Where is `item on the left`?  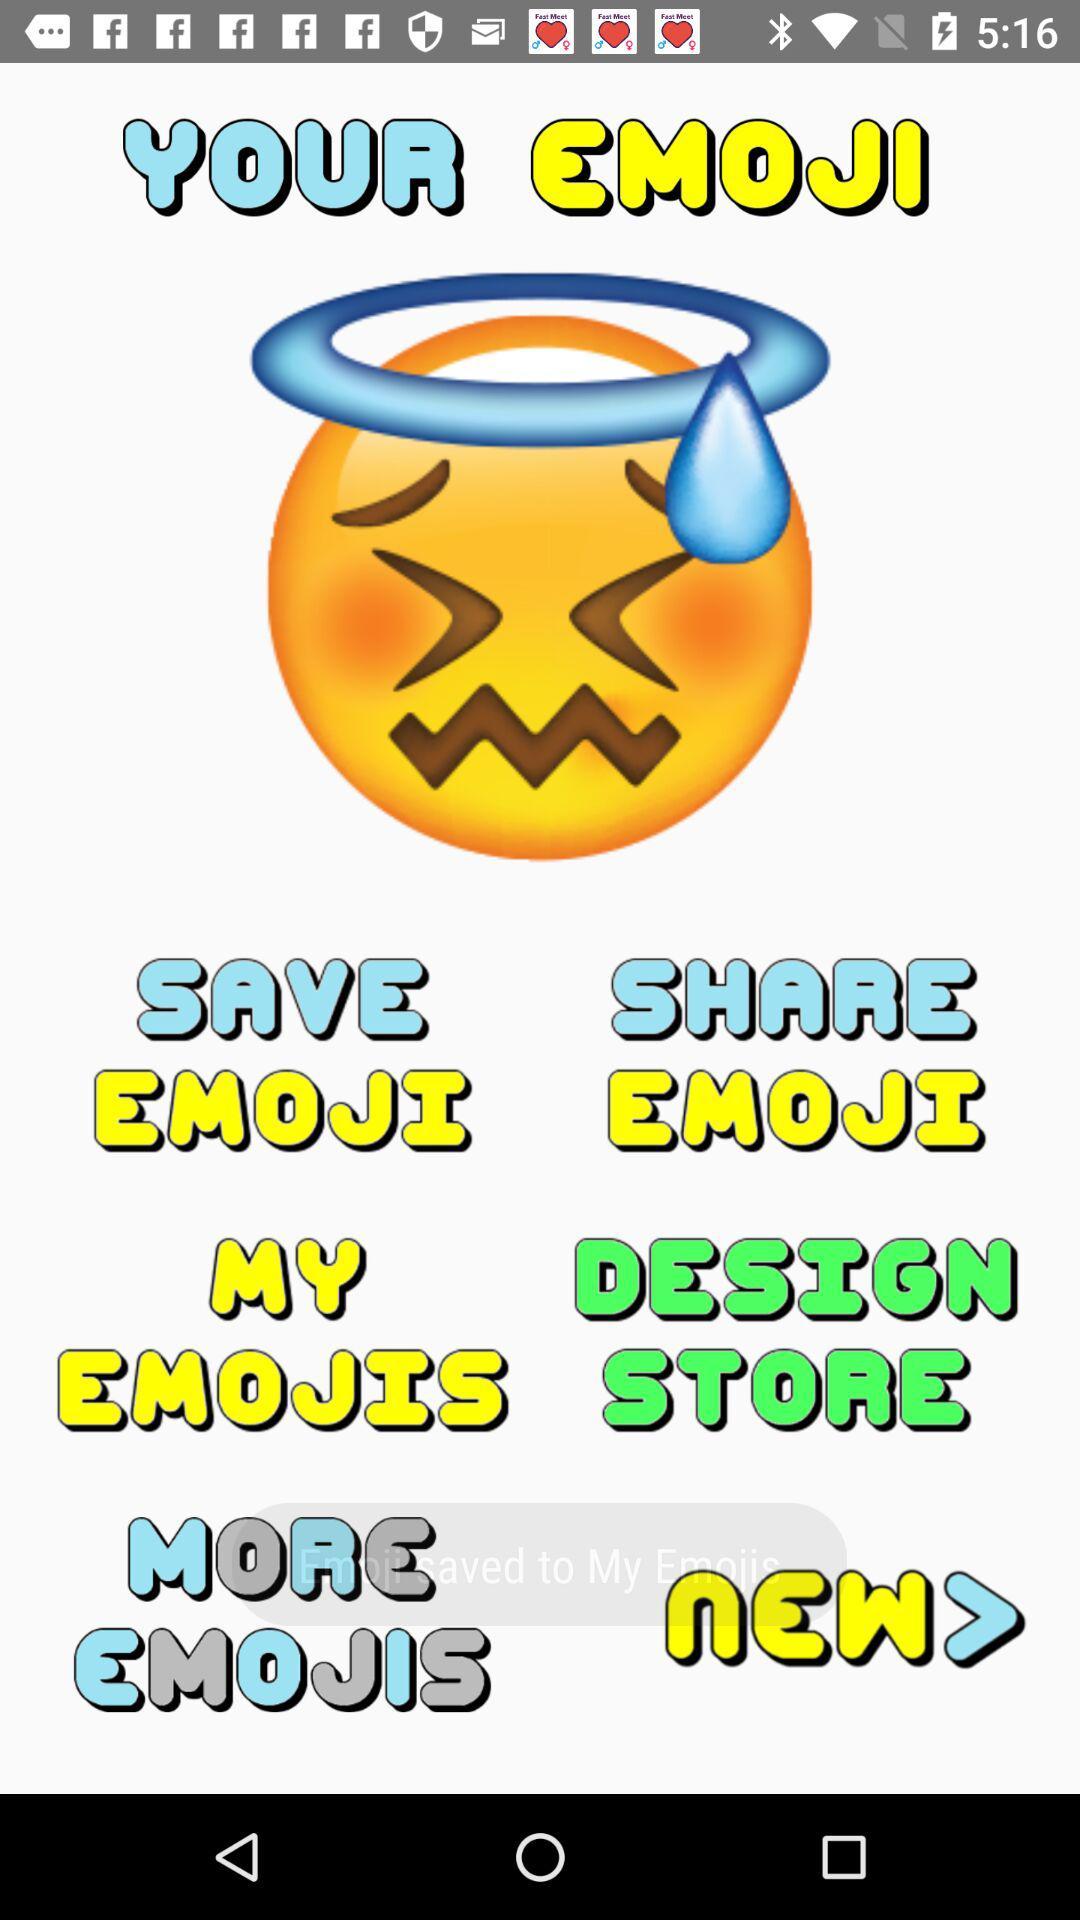
item on the left is located at coordinates (283, 1054).